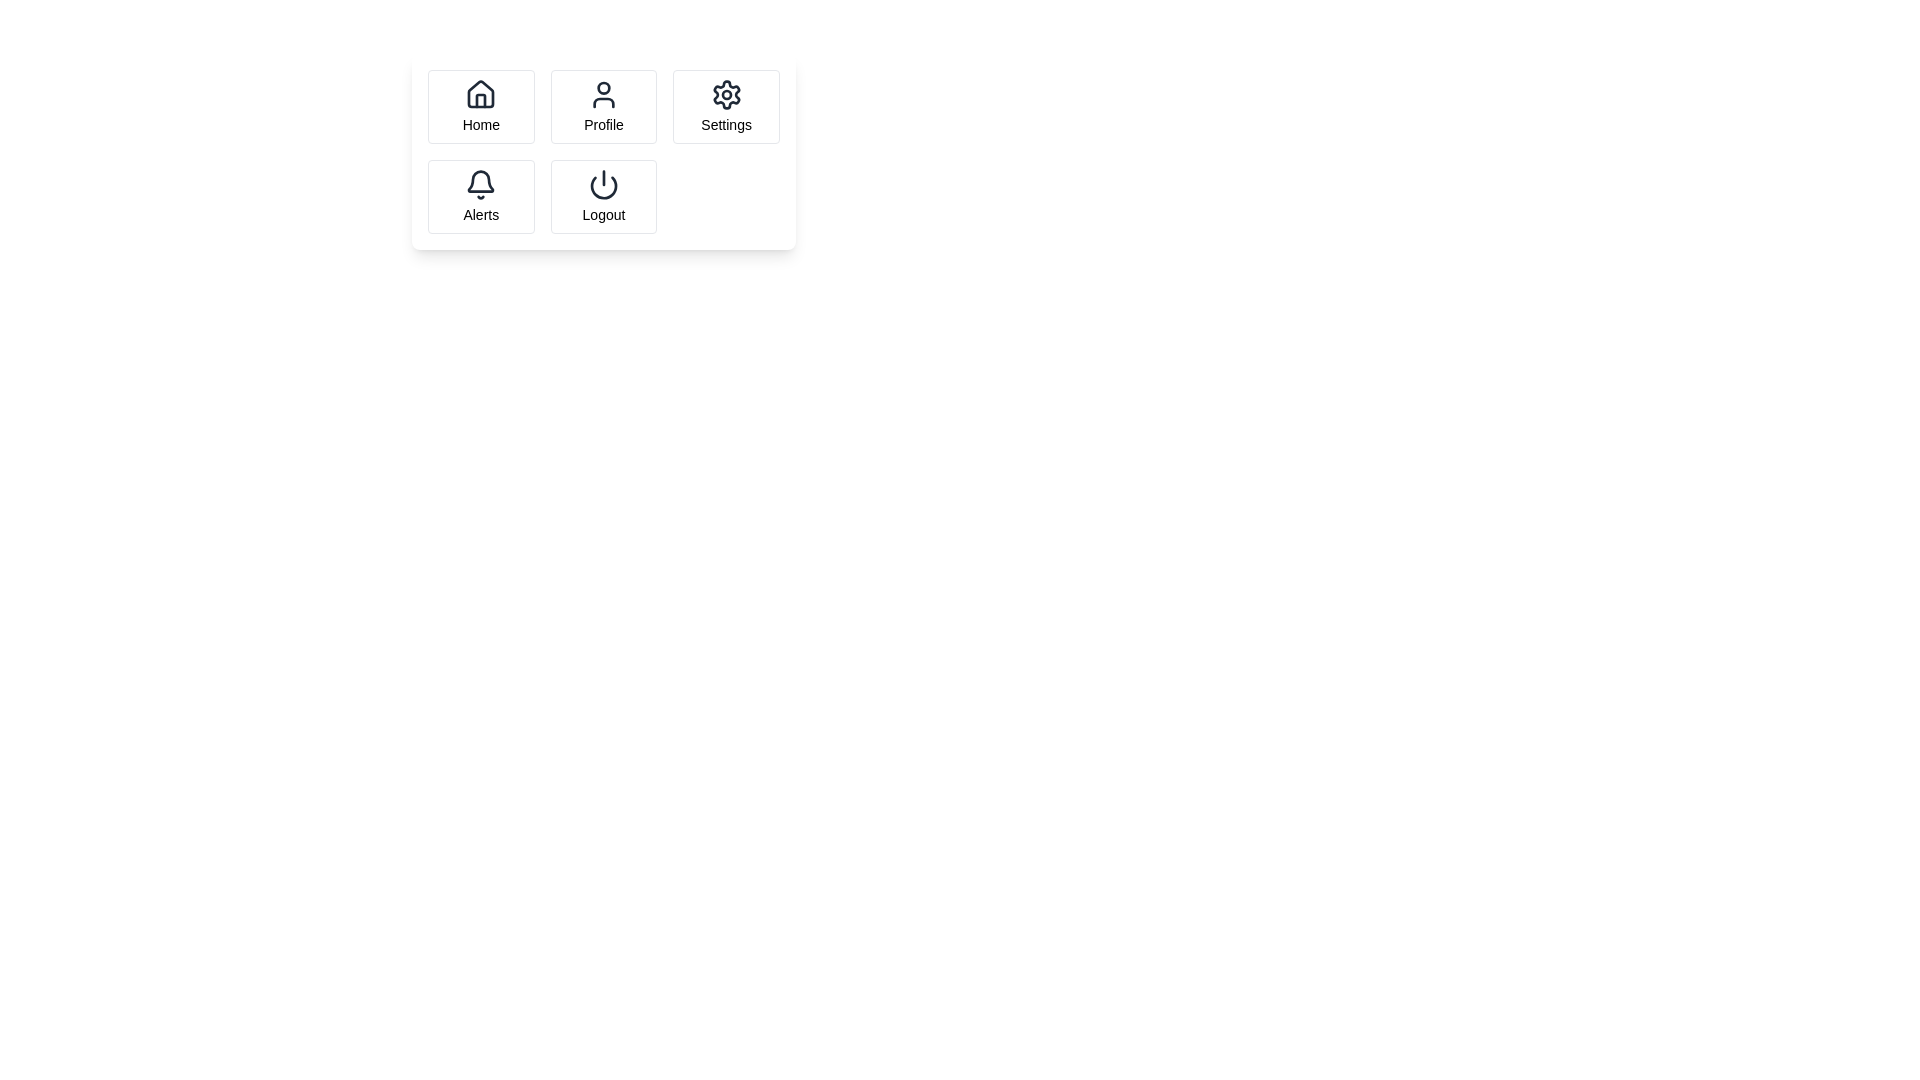 This screenshot has height=1080, width=1920. Describe the element at coordinates (603, 95) in the screenshot. I see `the user icon, which is a simple silhouette of a person with rounded edges` at that location.